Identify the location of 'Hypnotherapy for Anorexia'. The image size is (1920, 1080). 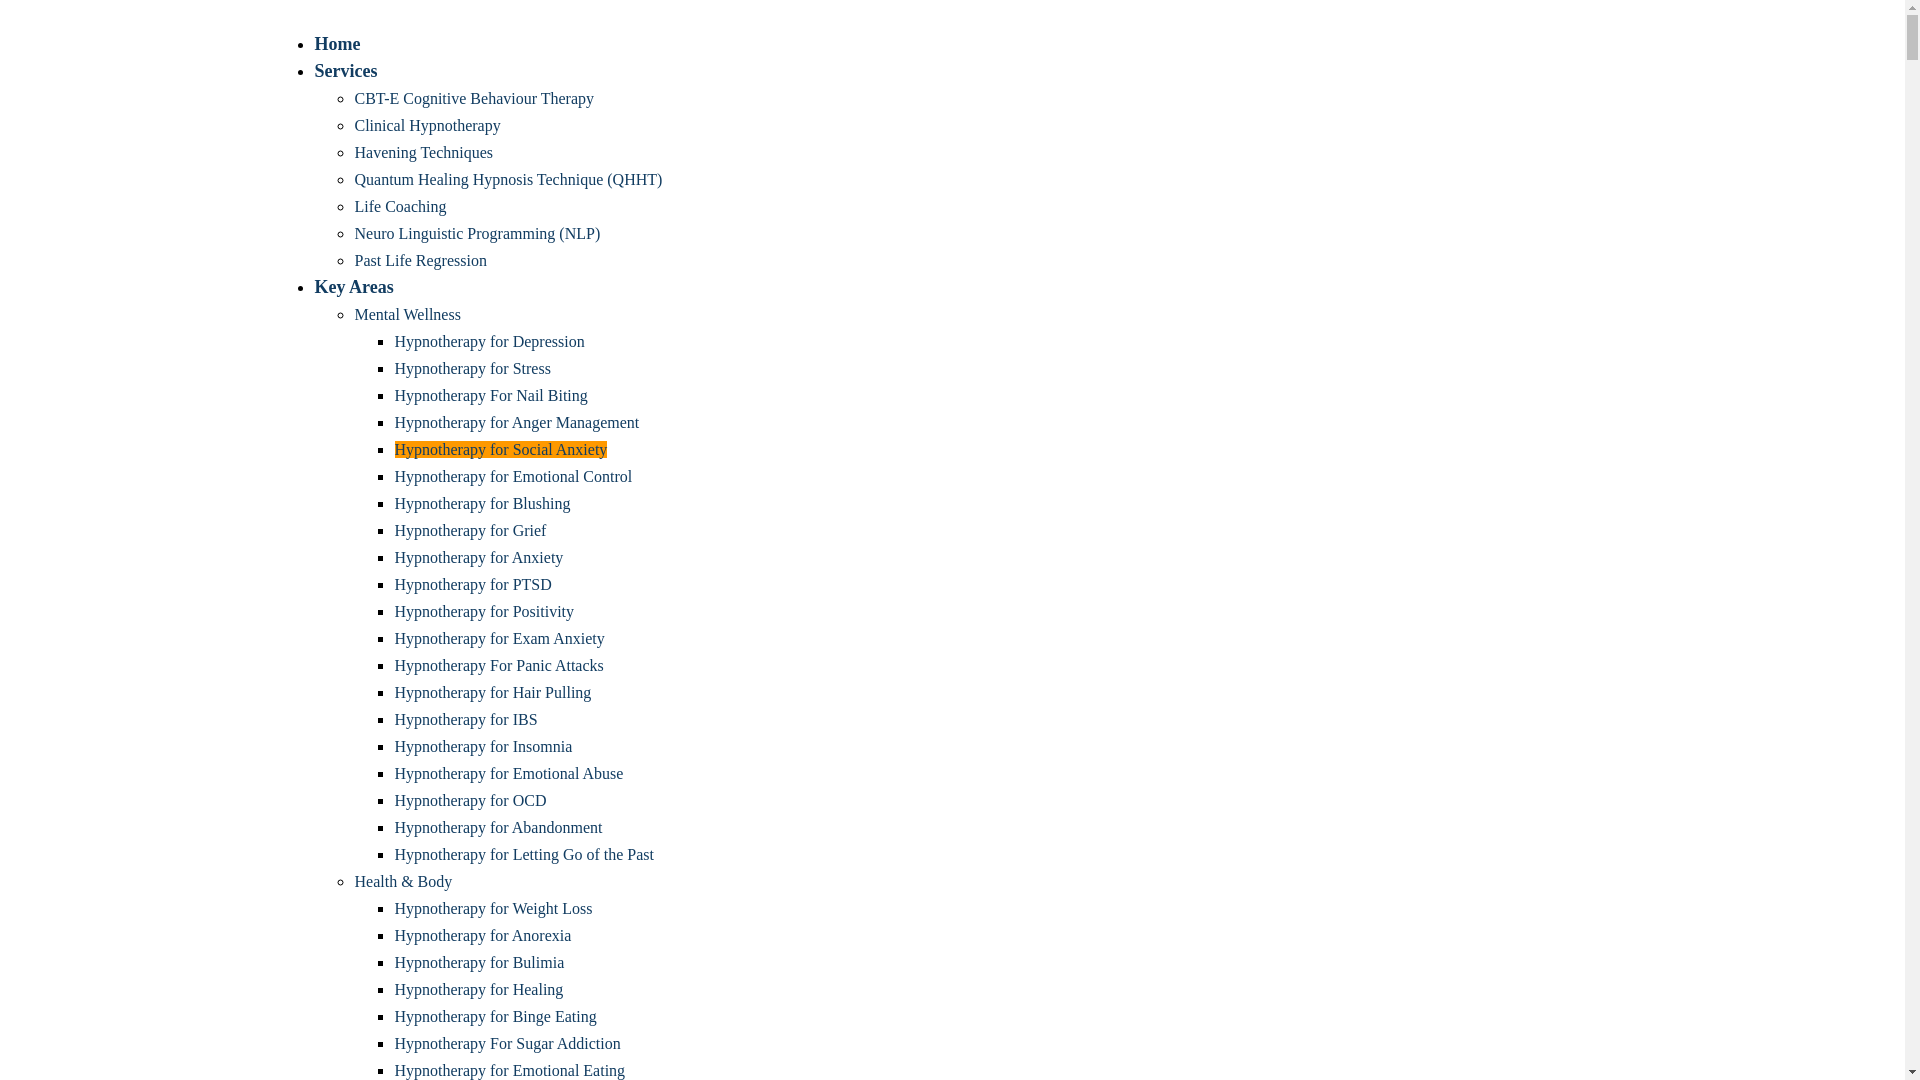
(482, 935).